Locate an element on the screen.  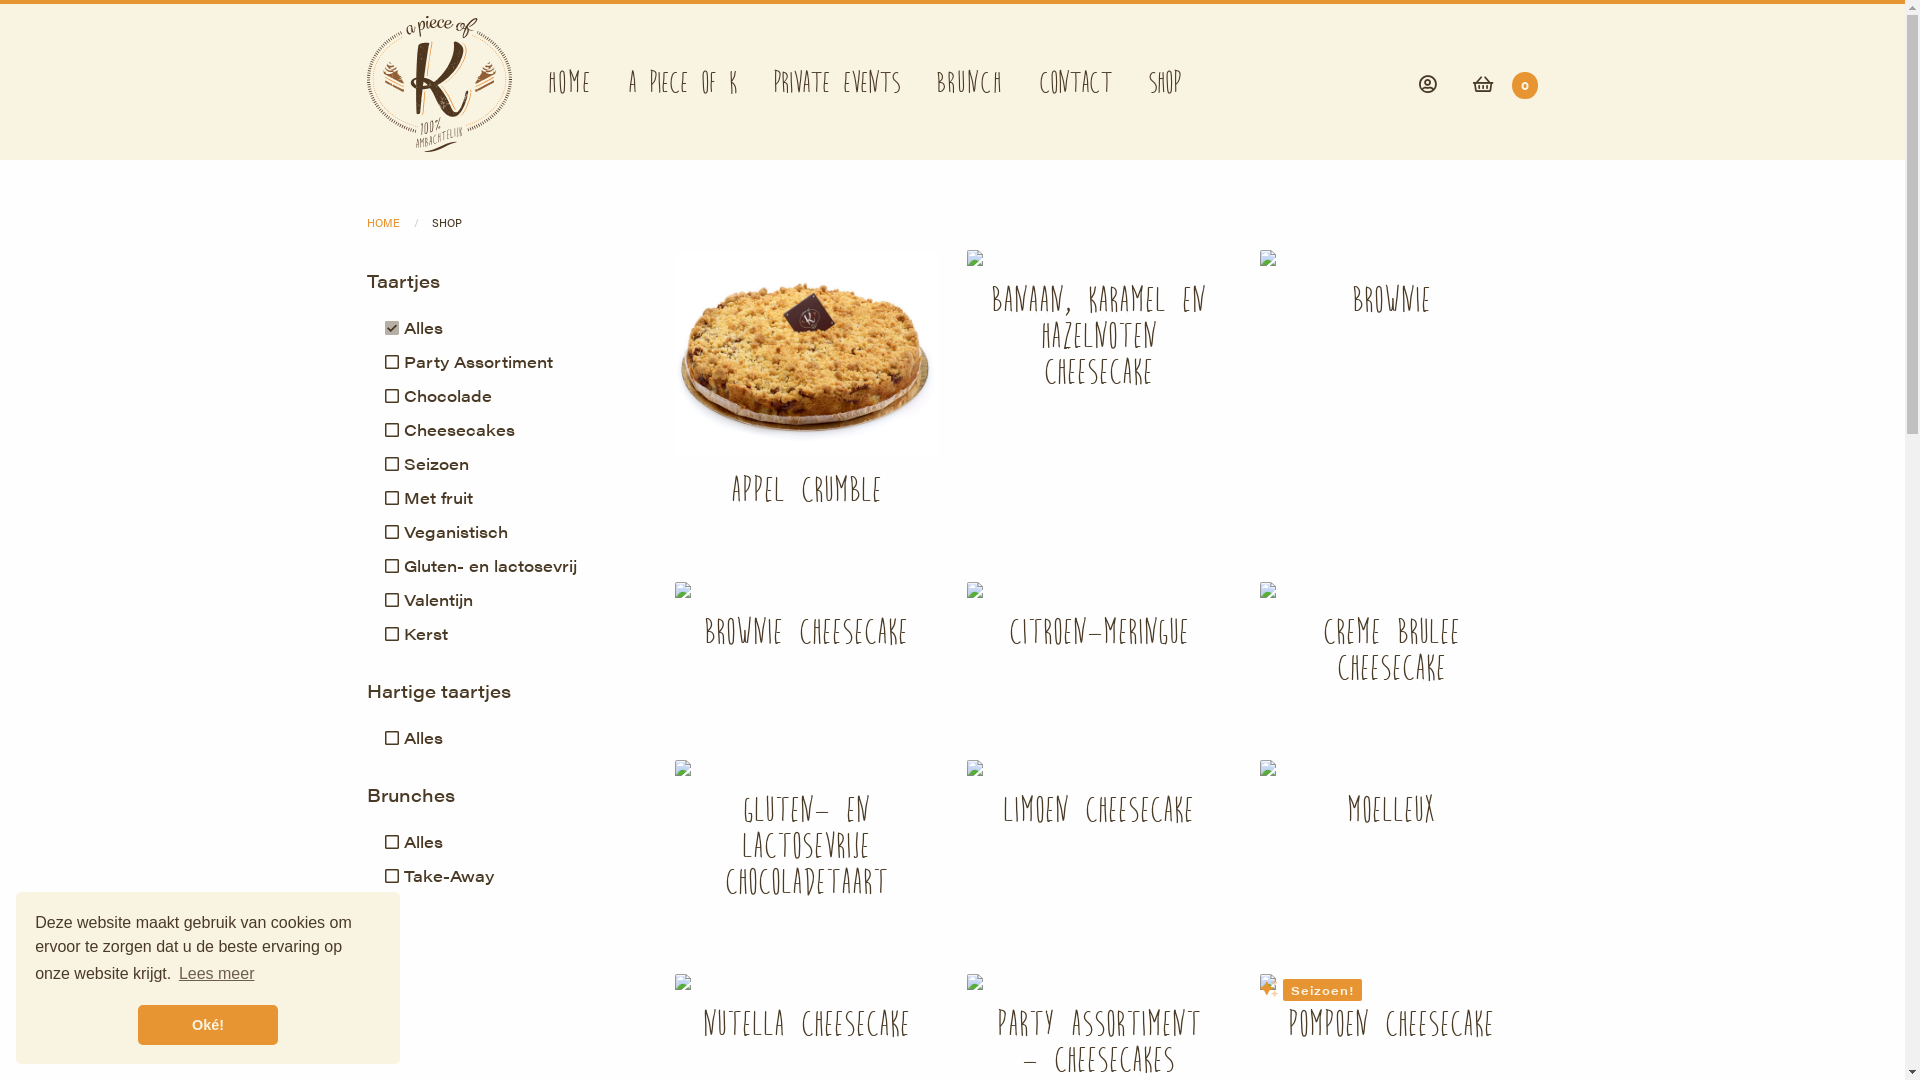
'Lees meer' is located at coordinates (216, 973).